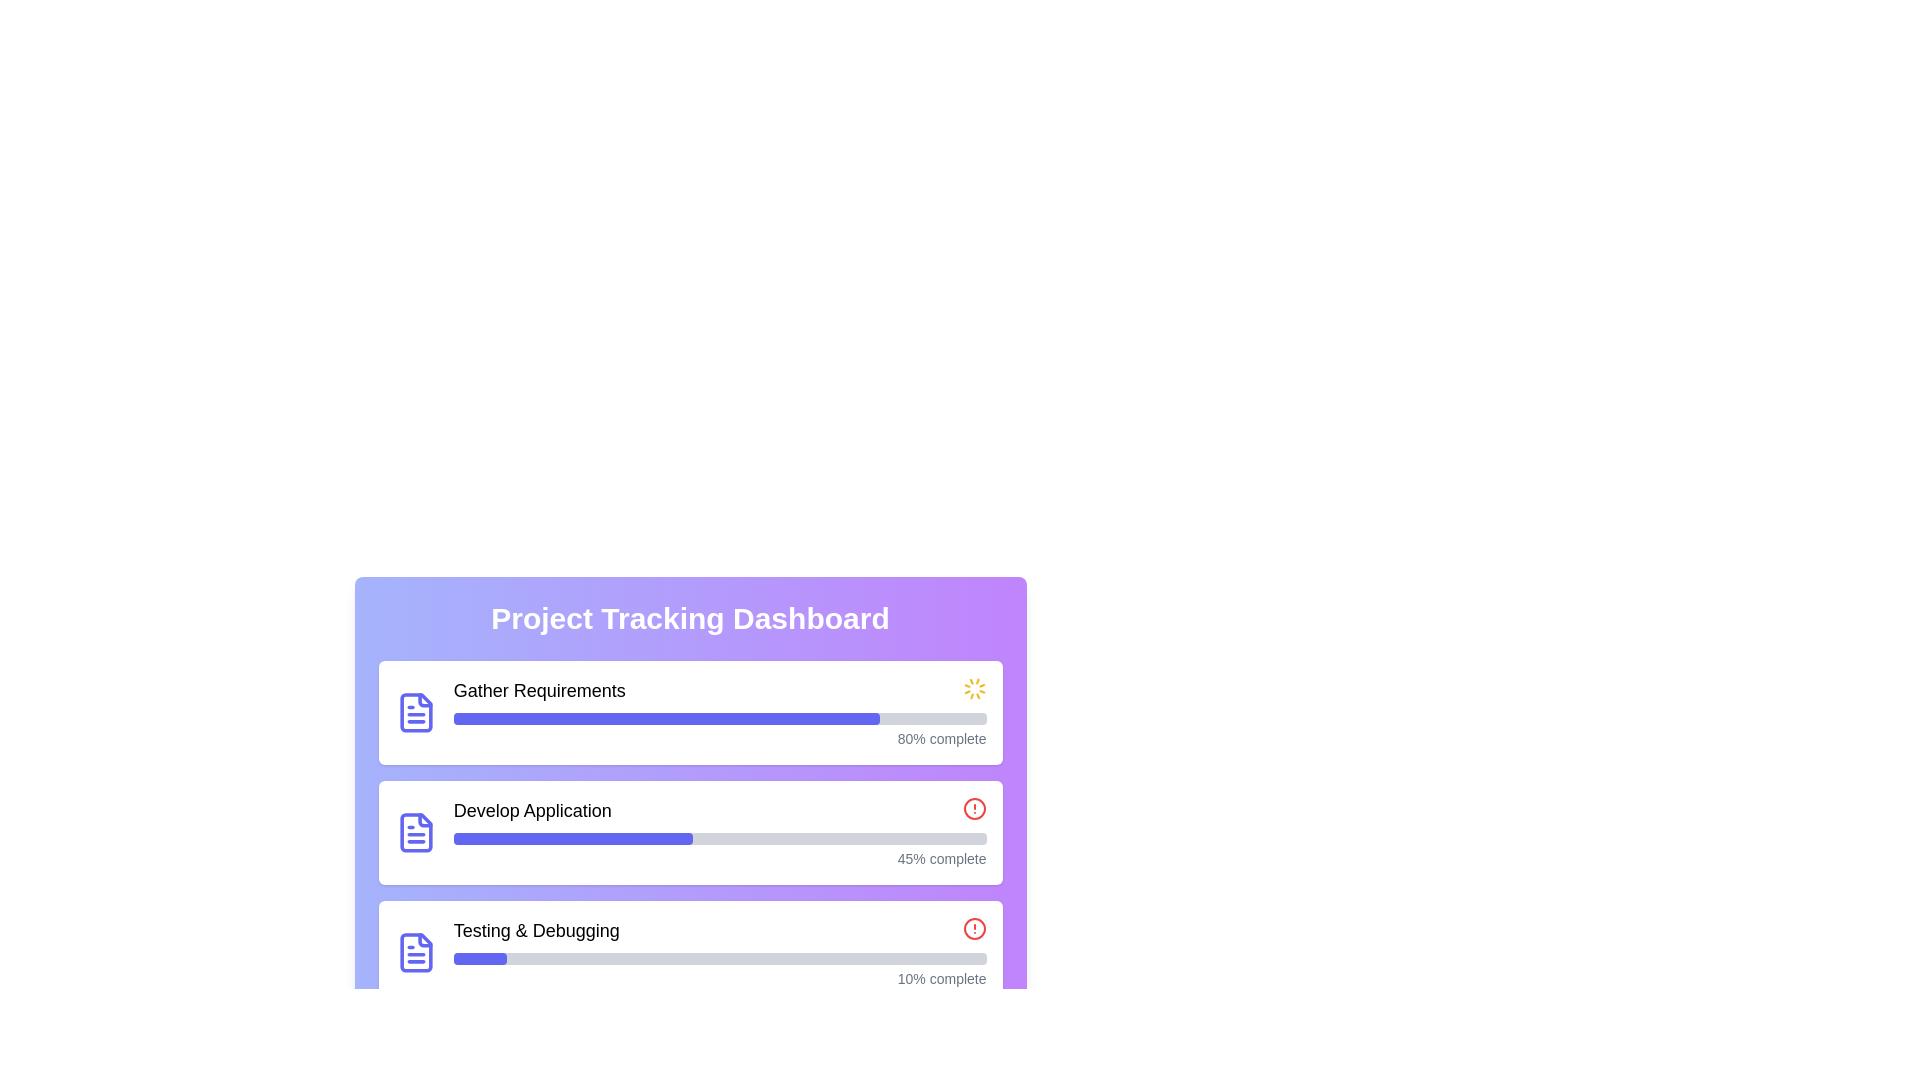  Describe the element at coordinates (720, 717) in the screenshot. I see `the horizontal progress bar in the 'Gather Requirements' section of the project tracking dashboard, which is filled to 80% and has a rounded design` at that location.